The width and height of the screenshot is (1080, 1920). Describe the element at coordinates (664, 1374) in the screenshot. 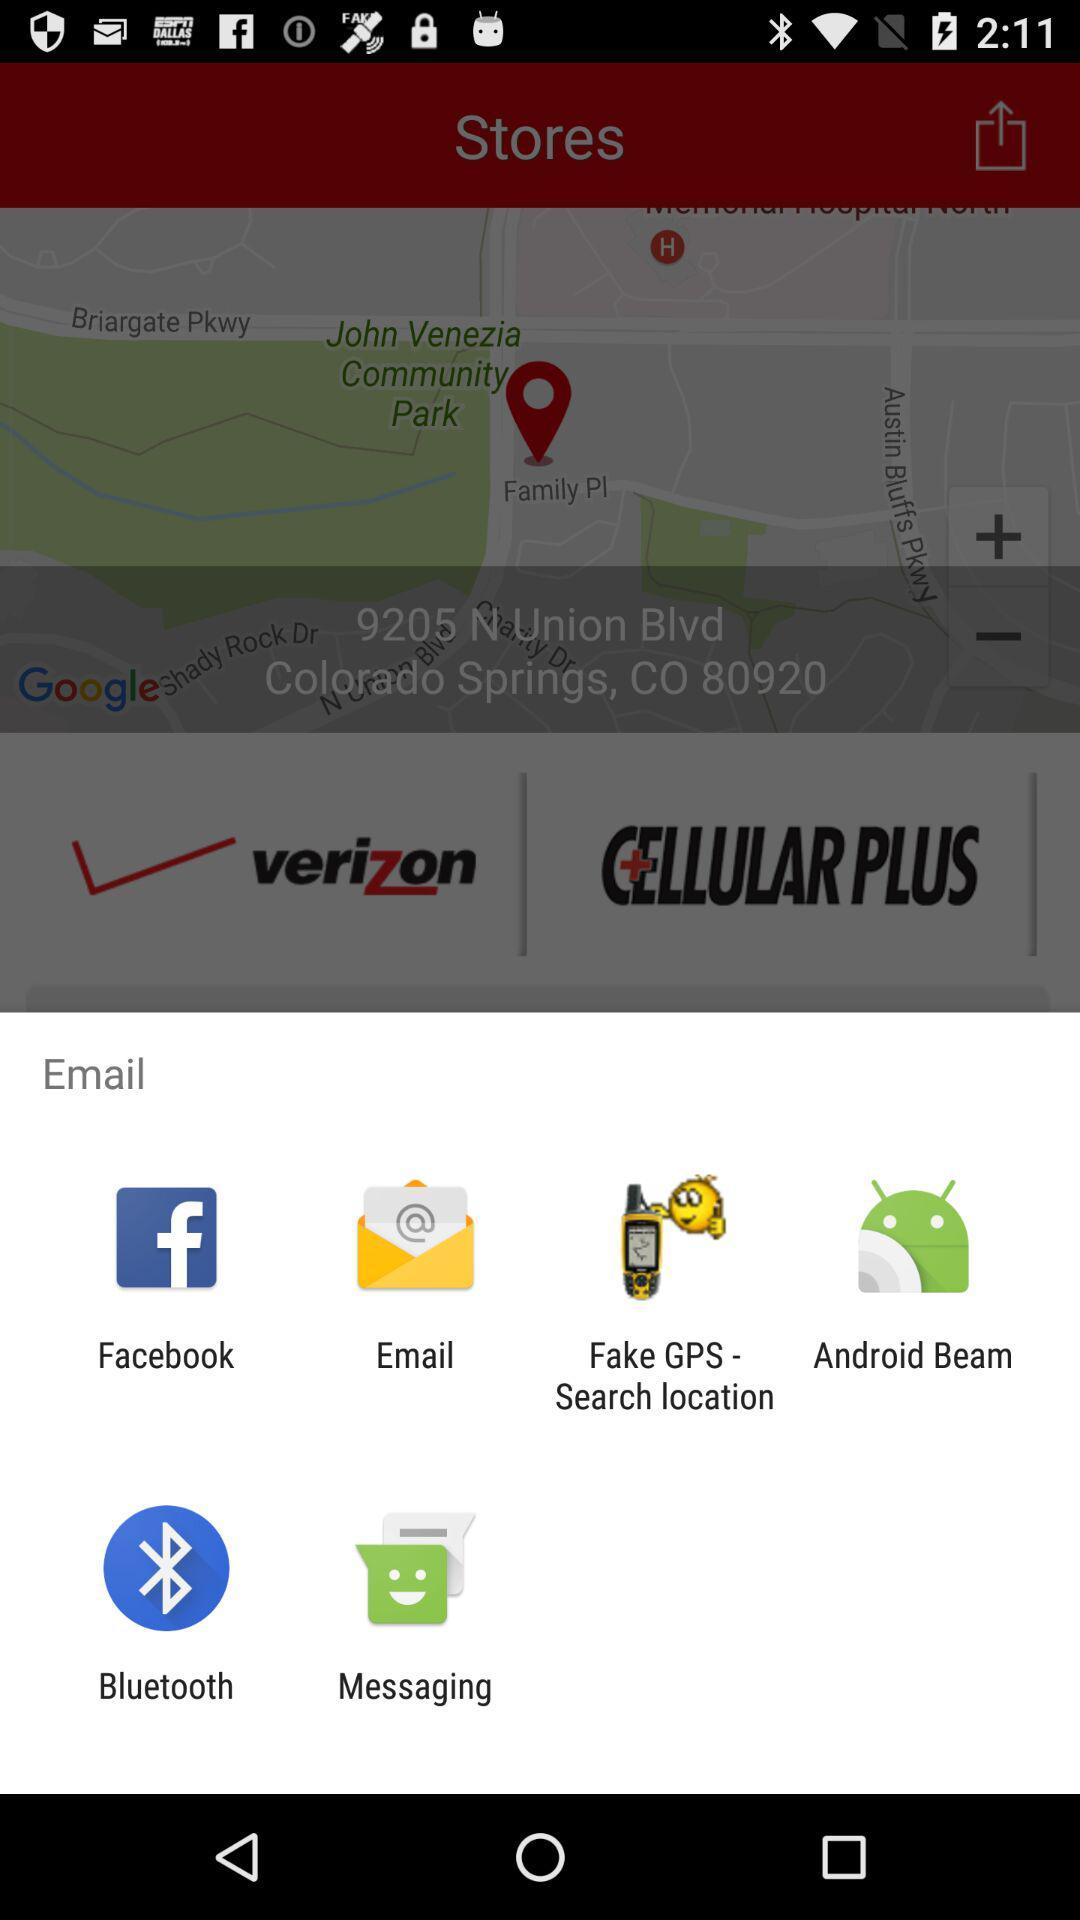

I see `item next to the email` at that location.